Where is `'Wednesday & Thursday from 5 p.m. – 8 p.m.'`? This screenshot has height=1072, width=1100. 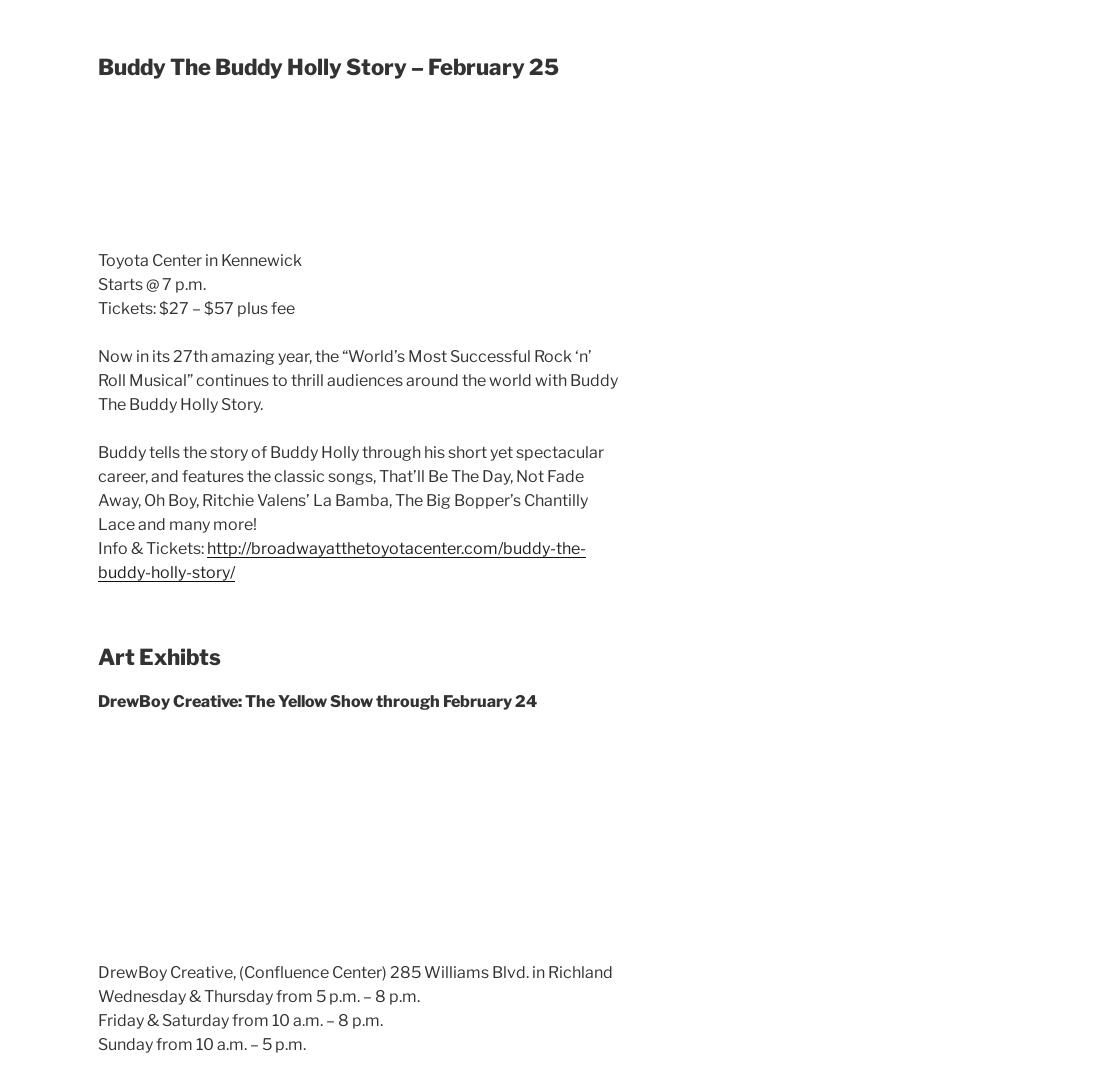 'Wednesday & Thursday from 5 p.m. – 8 p.m.' is located at coordinates (259, 994).